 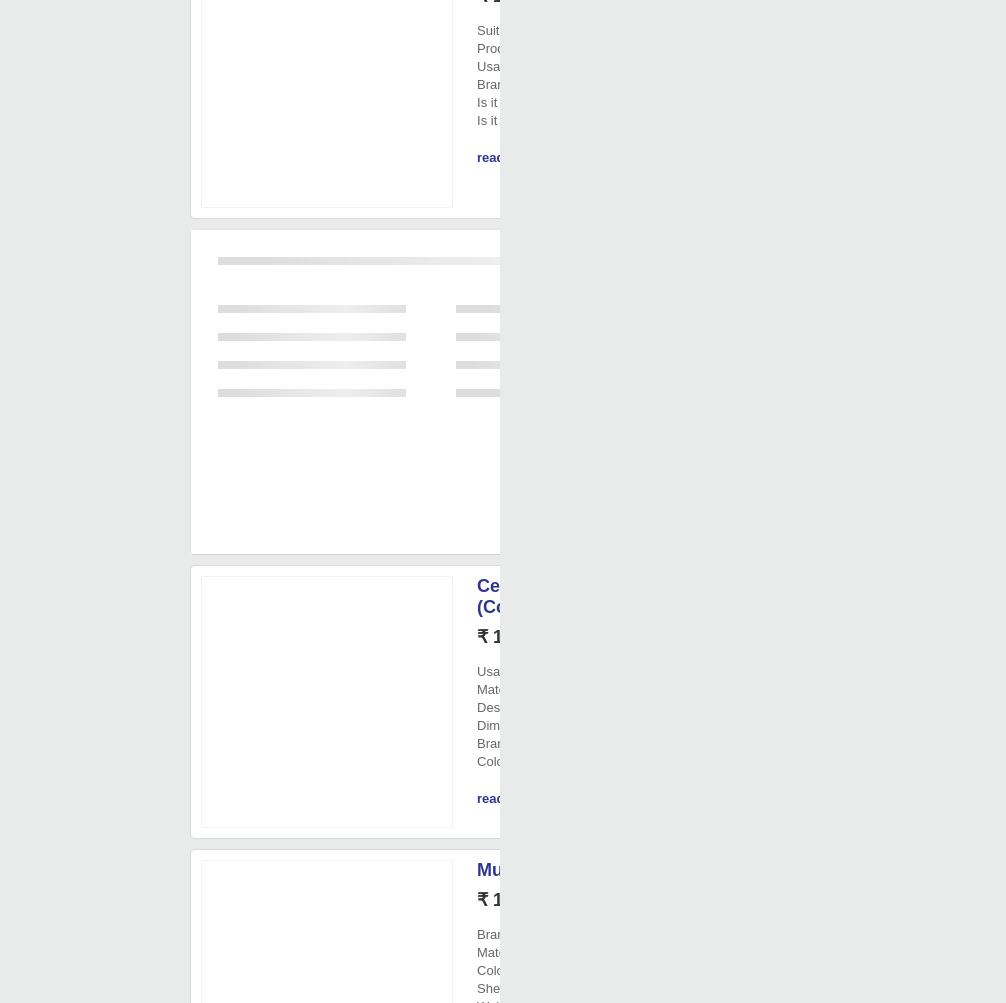 What do you see at coordinates (538, 724) in the screenshot?
I see `':  7L x 6W x 13Th Centimeters'` at bounding box center [538, 724].